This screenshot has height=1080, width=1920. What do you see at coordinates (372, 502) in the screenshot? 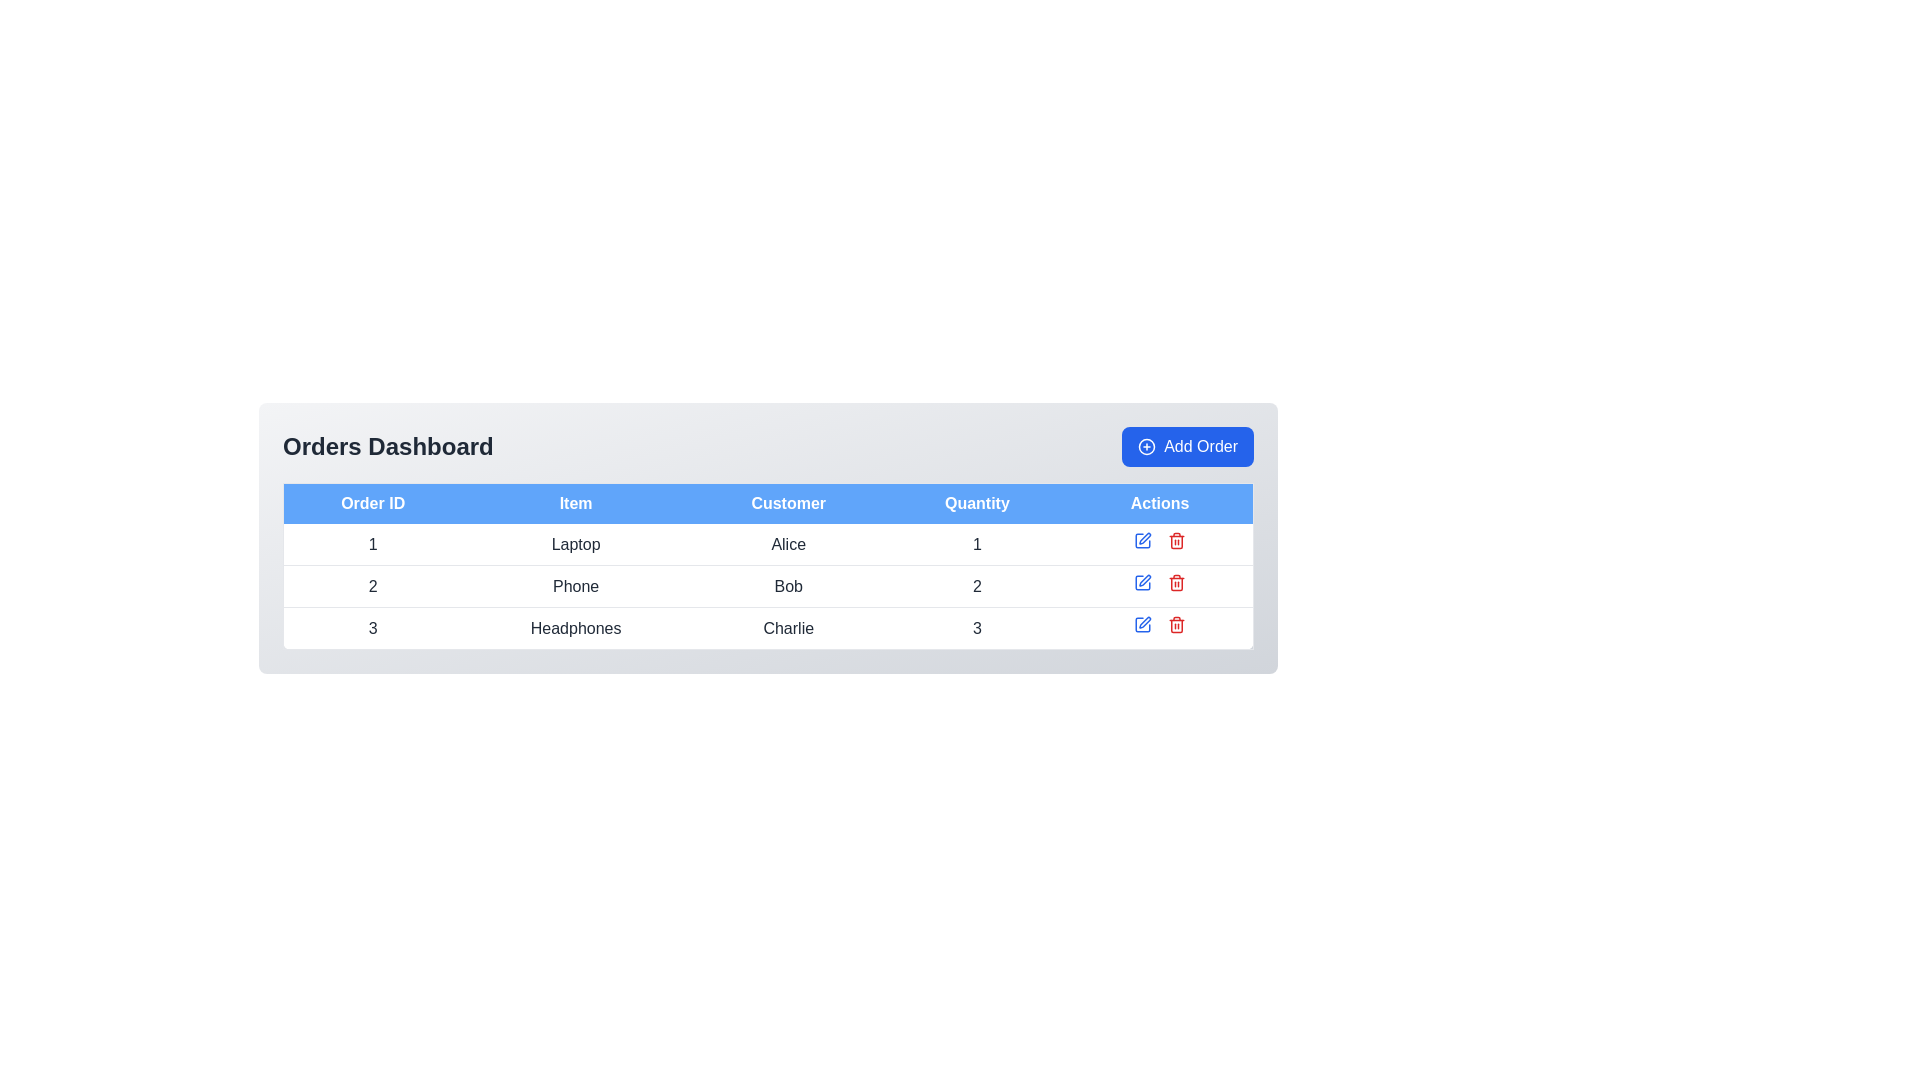
I see `the 'Order ID' label in the table header, which displays the text in white font on a blue background` at bounding box center [372, 502].